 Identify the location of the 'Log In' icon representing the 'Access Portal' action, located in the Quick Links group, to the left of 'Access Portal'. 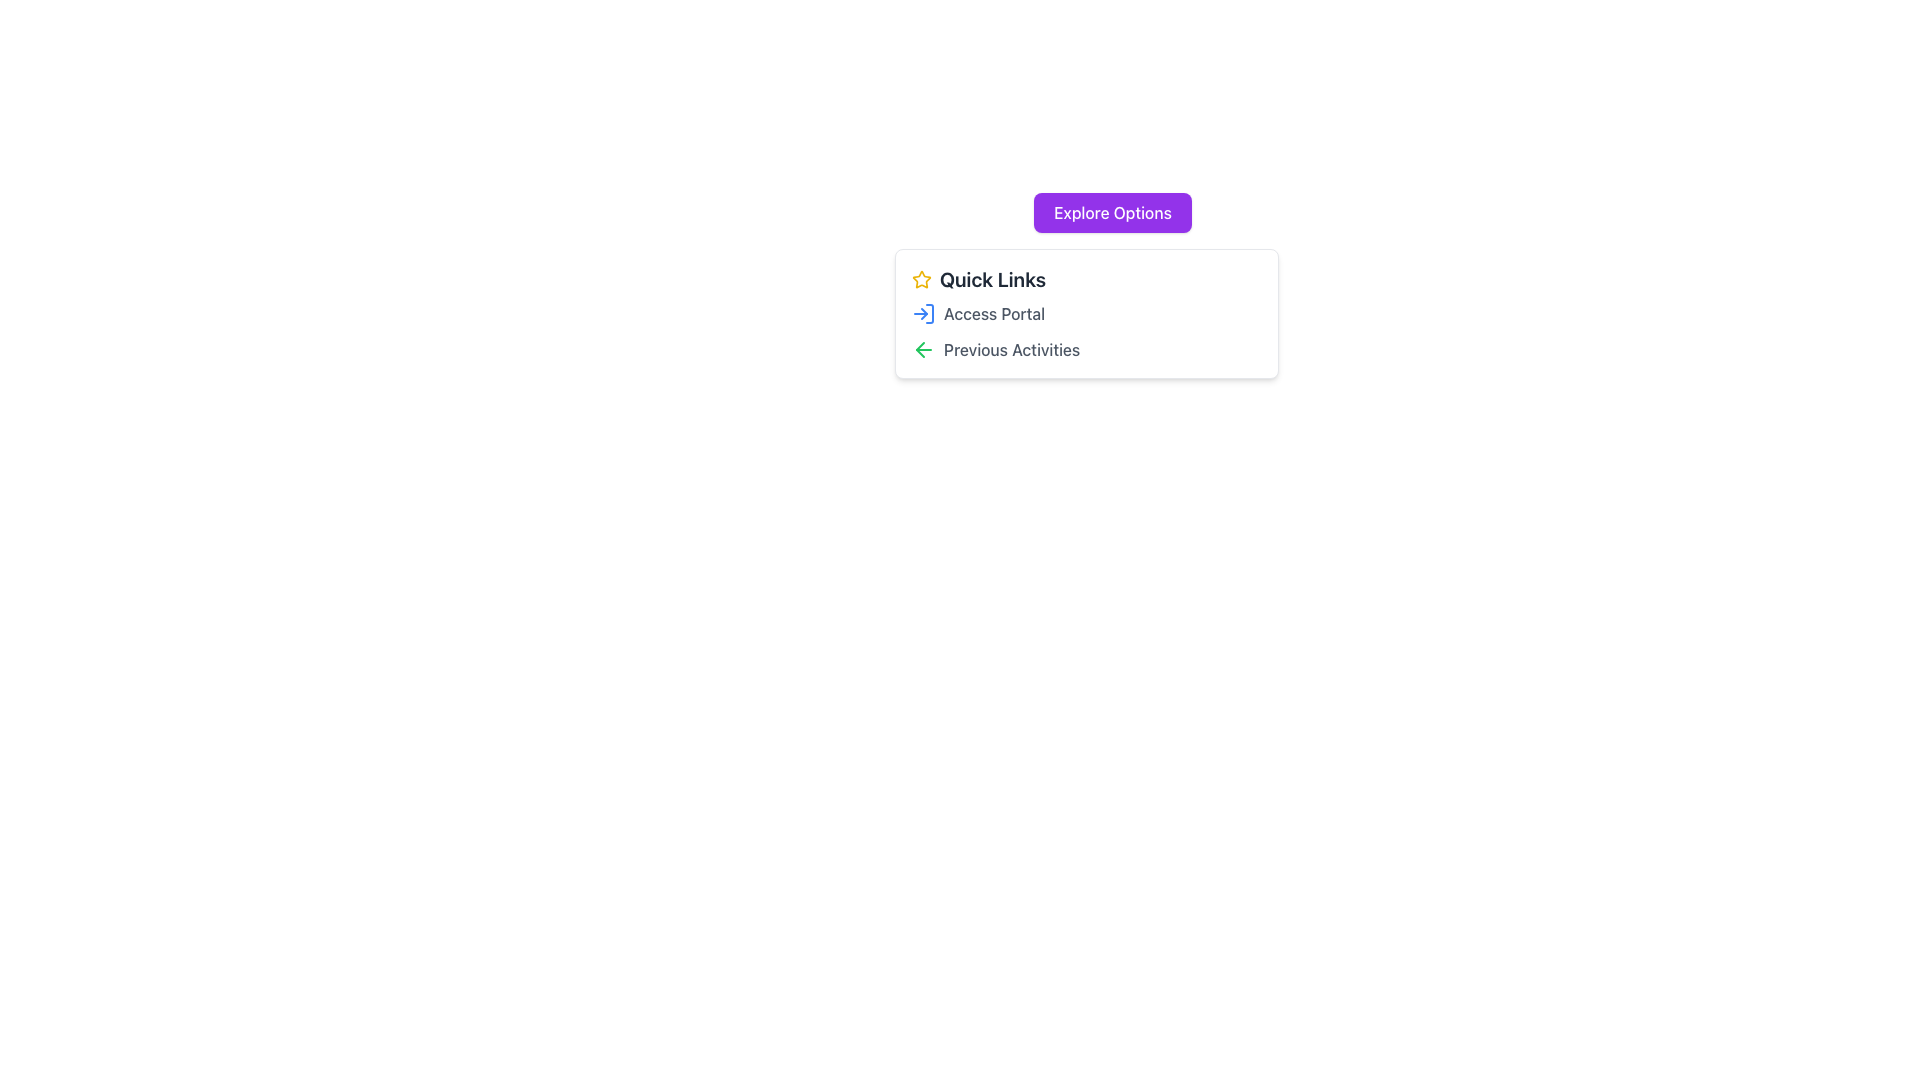
(923, 313).